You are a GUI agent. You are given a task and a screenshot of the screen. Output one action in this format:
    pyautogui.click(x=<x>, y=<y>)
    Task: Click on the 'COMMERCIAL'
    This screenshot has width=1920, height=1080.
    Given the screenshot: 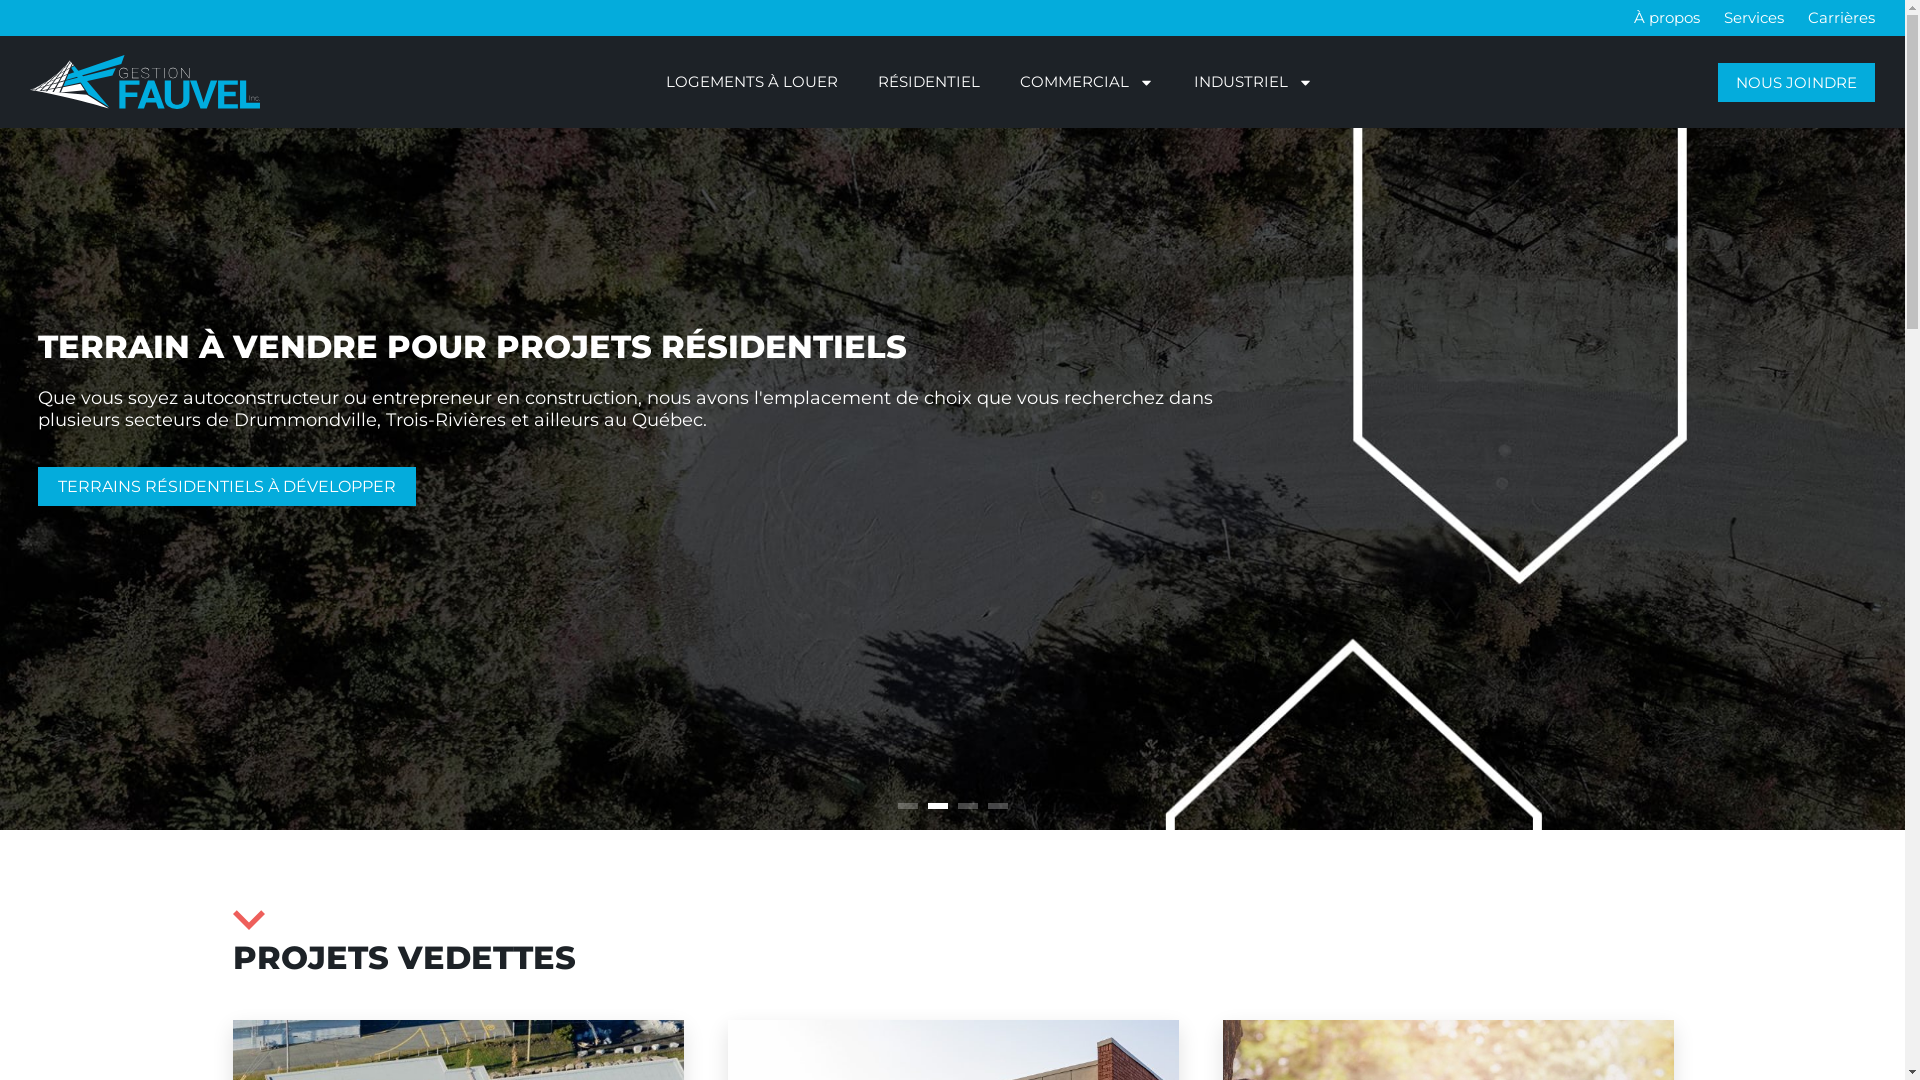 What is the action you would take?
    pyautogui.click(x=1085, y=80)
    